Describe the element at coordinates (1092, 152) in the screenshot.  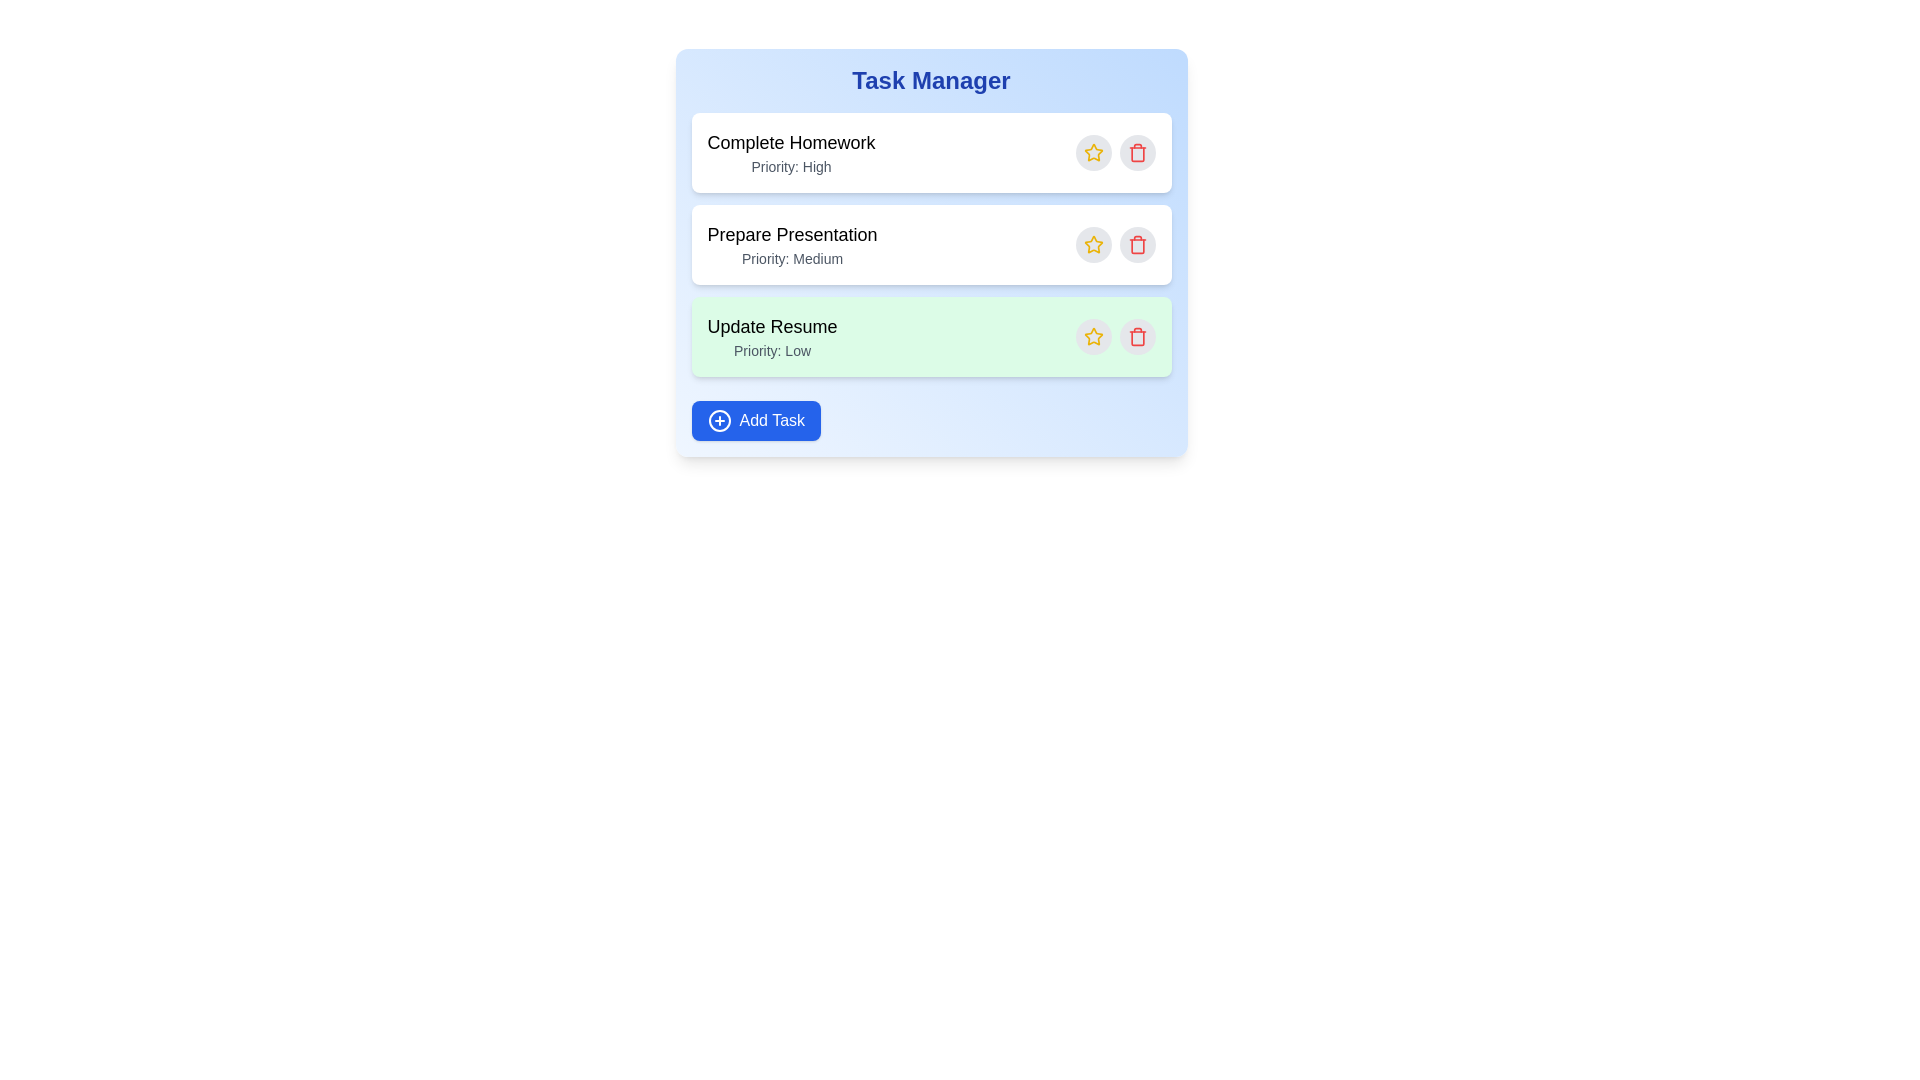
I see `the star button next to the task 'Complete Homework' to mark it as completed` at that location.